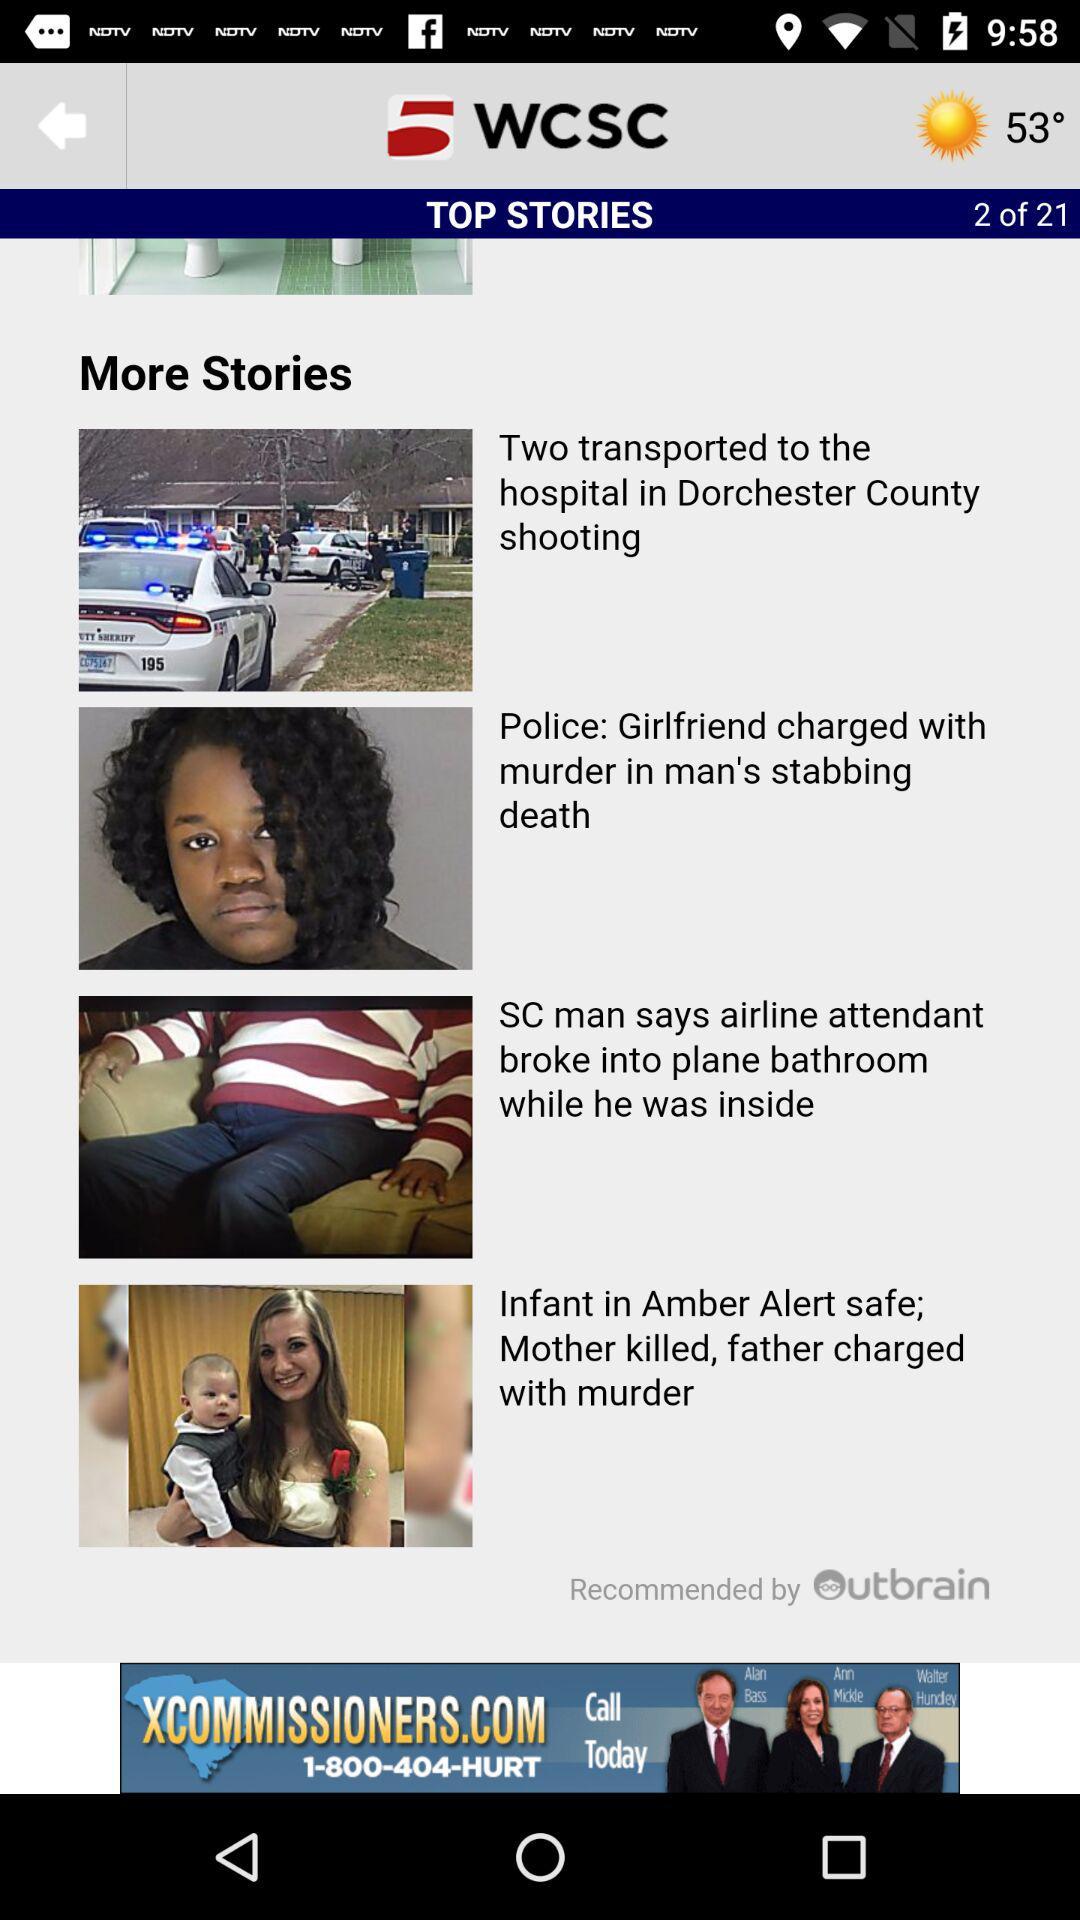  What do you see at coordinates (540, 124) in the screenshot?
I see `the item next to the 2 of 21 item` at bounding box center [540, 124].